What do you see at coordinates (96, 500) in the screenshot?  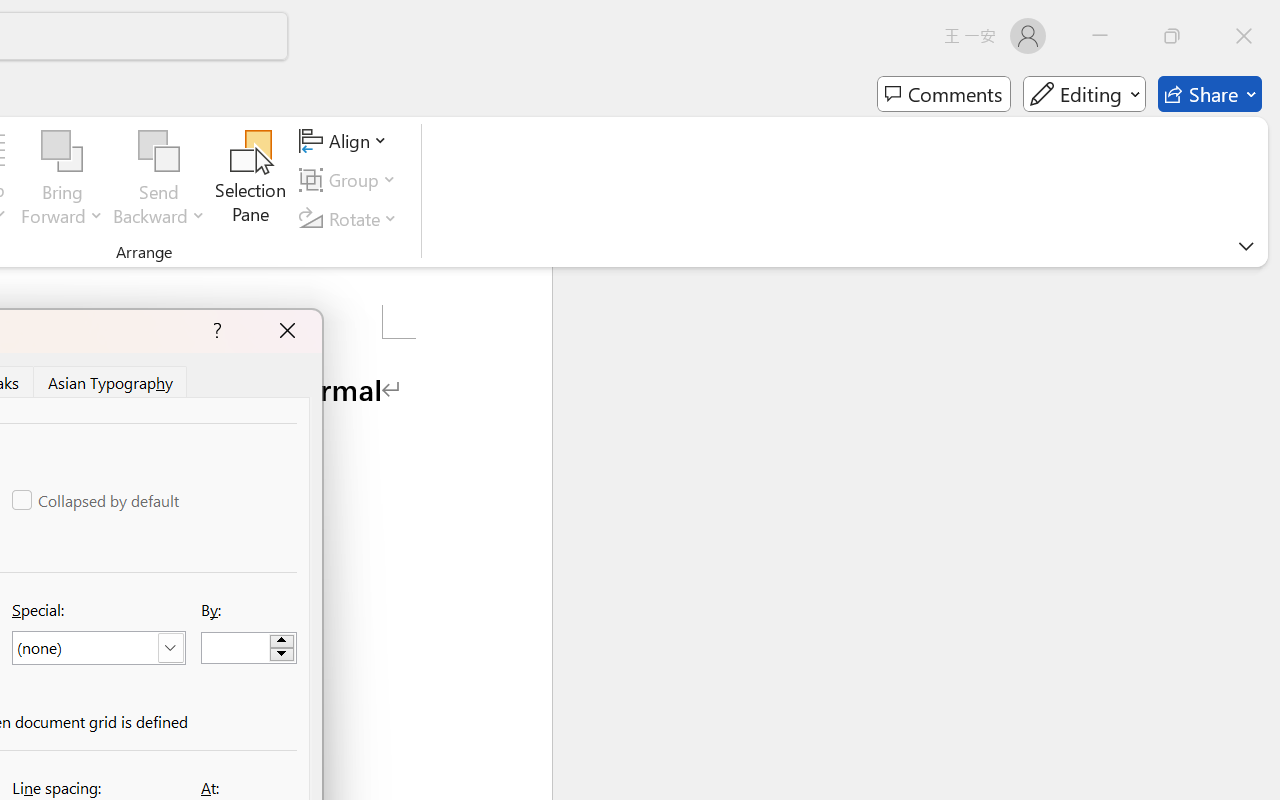 I see `'Collapsed by default'` at bounding box center [96, 500].